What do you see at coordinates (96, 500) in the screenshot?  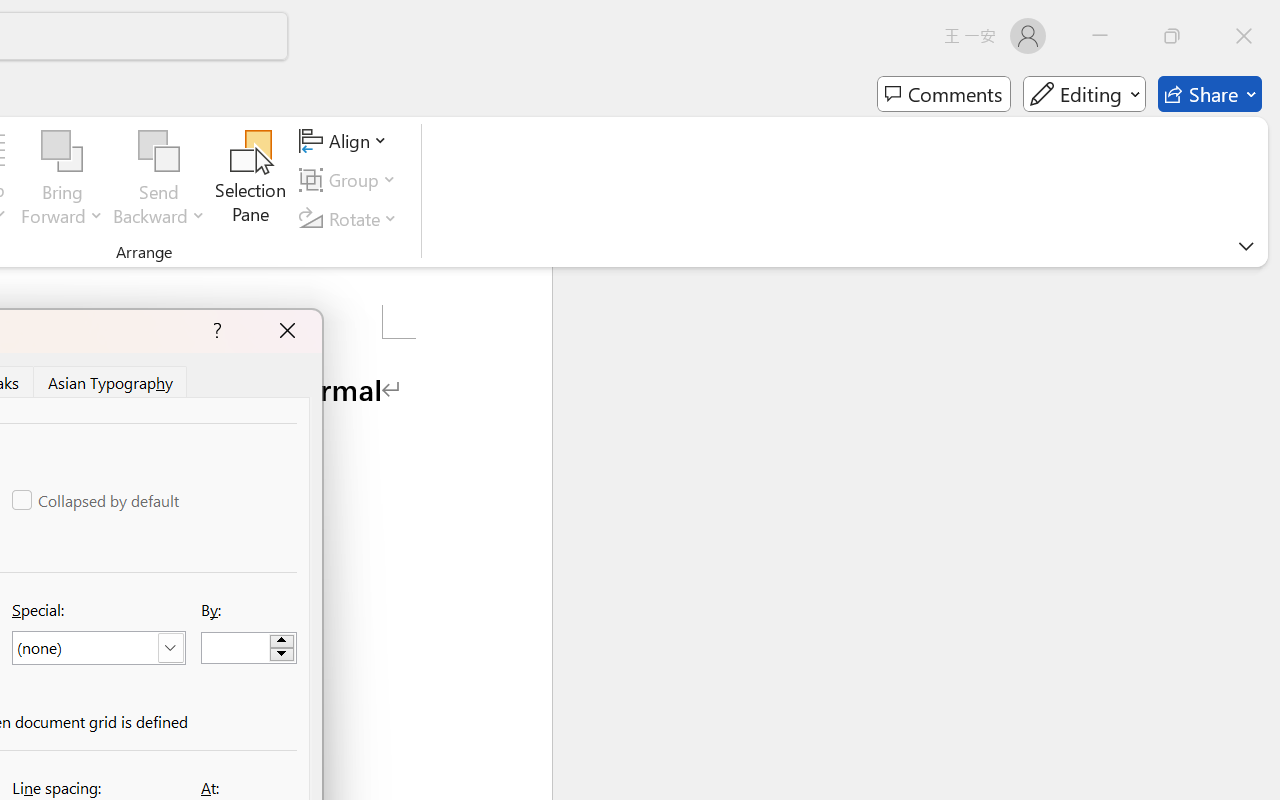 I see `'Collapsed by default'` at bounding box center [96, 500].